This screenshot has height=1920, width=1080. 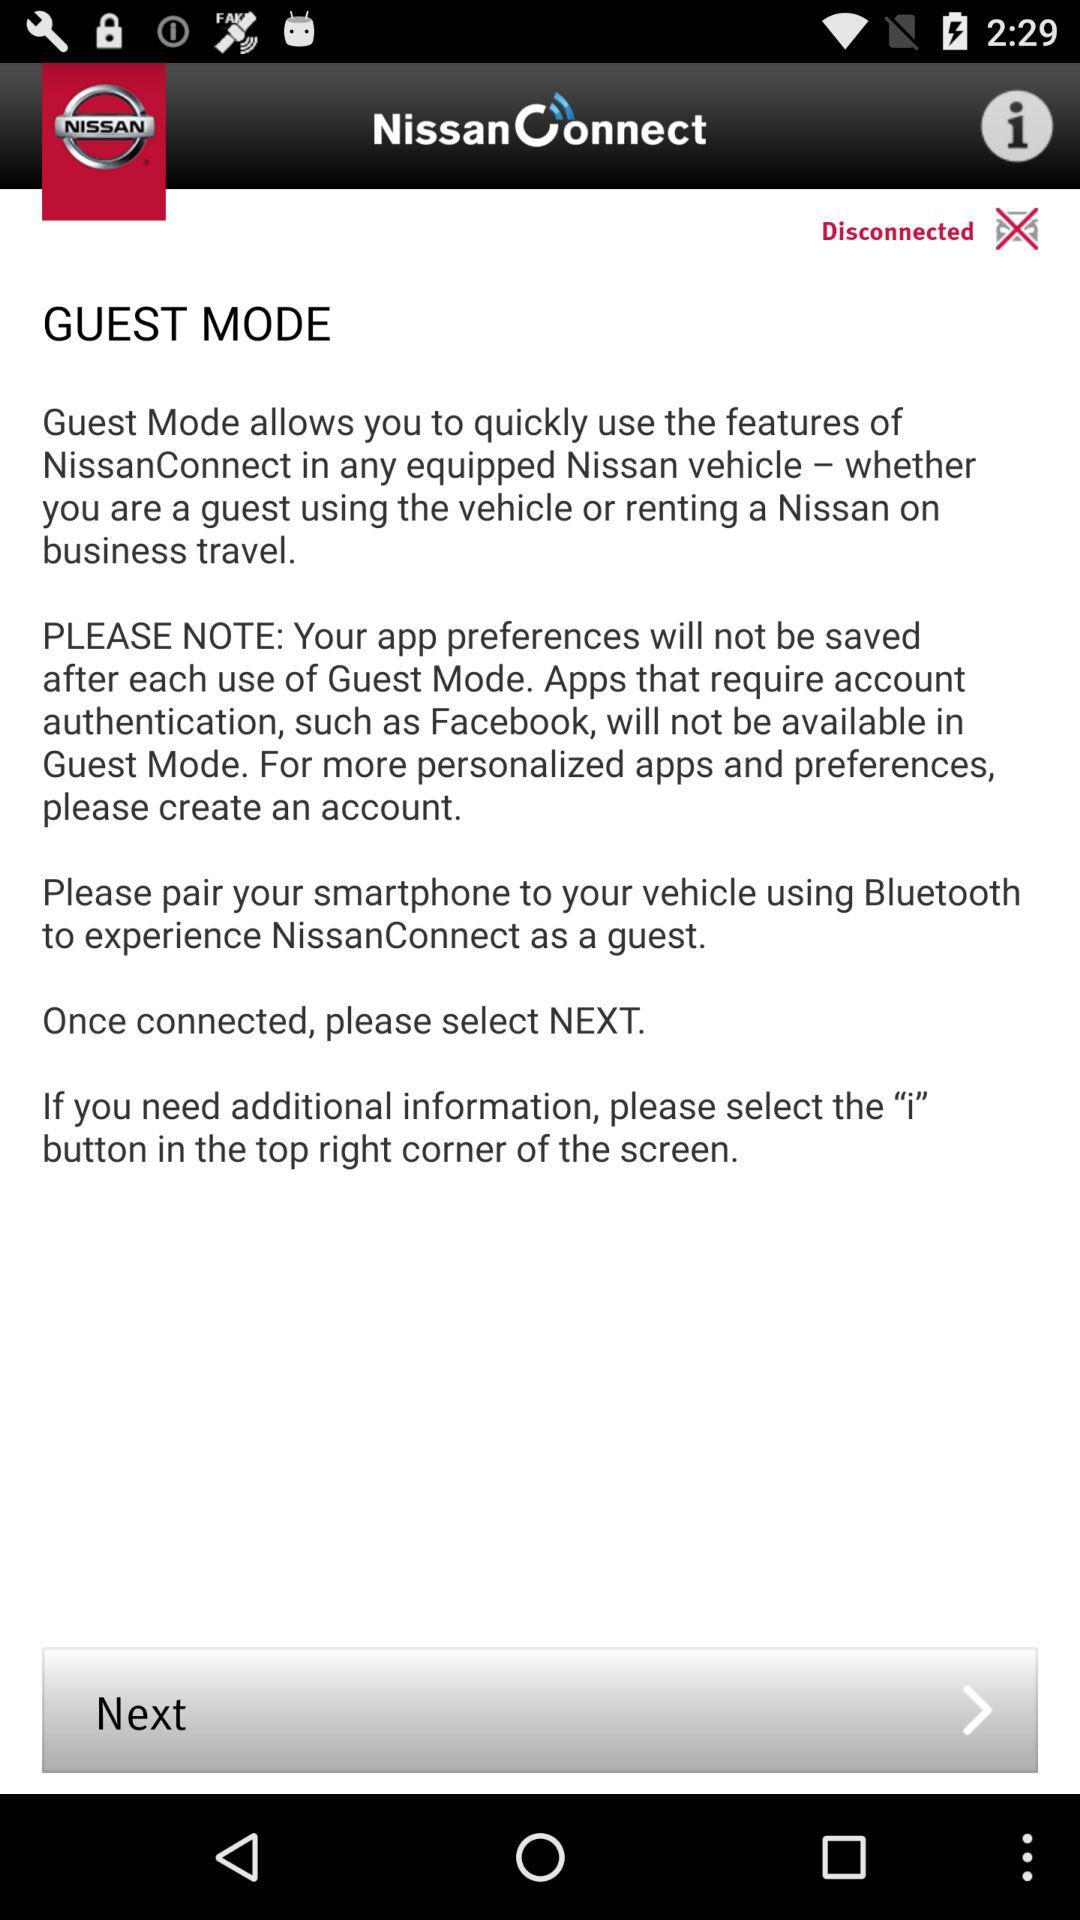 What do you see at coordinates (1017, 124) in the screenshot?
I see `information` at bounding box center [1017, 124].